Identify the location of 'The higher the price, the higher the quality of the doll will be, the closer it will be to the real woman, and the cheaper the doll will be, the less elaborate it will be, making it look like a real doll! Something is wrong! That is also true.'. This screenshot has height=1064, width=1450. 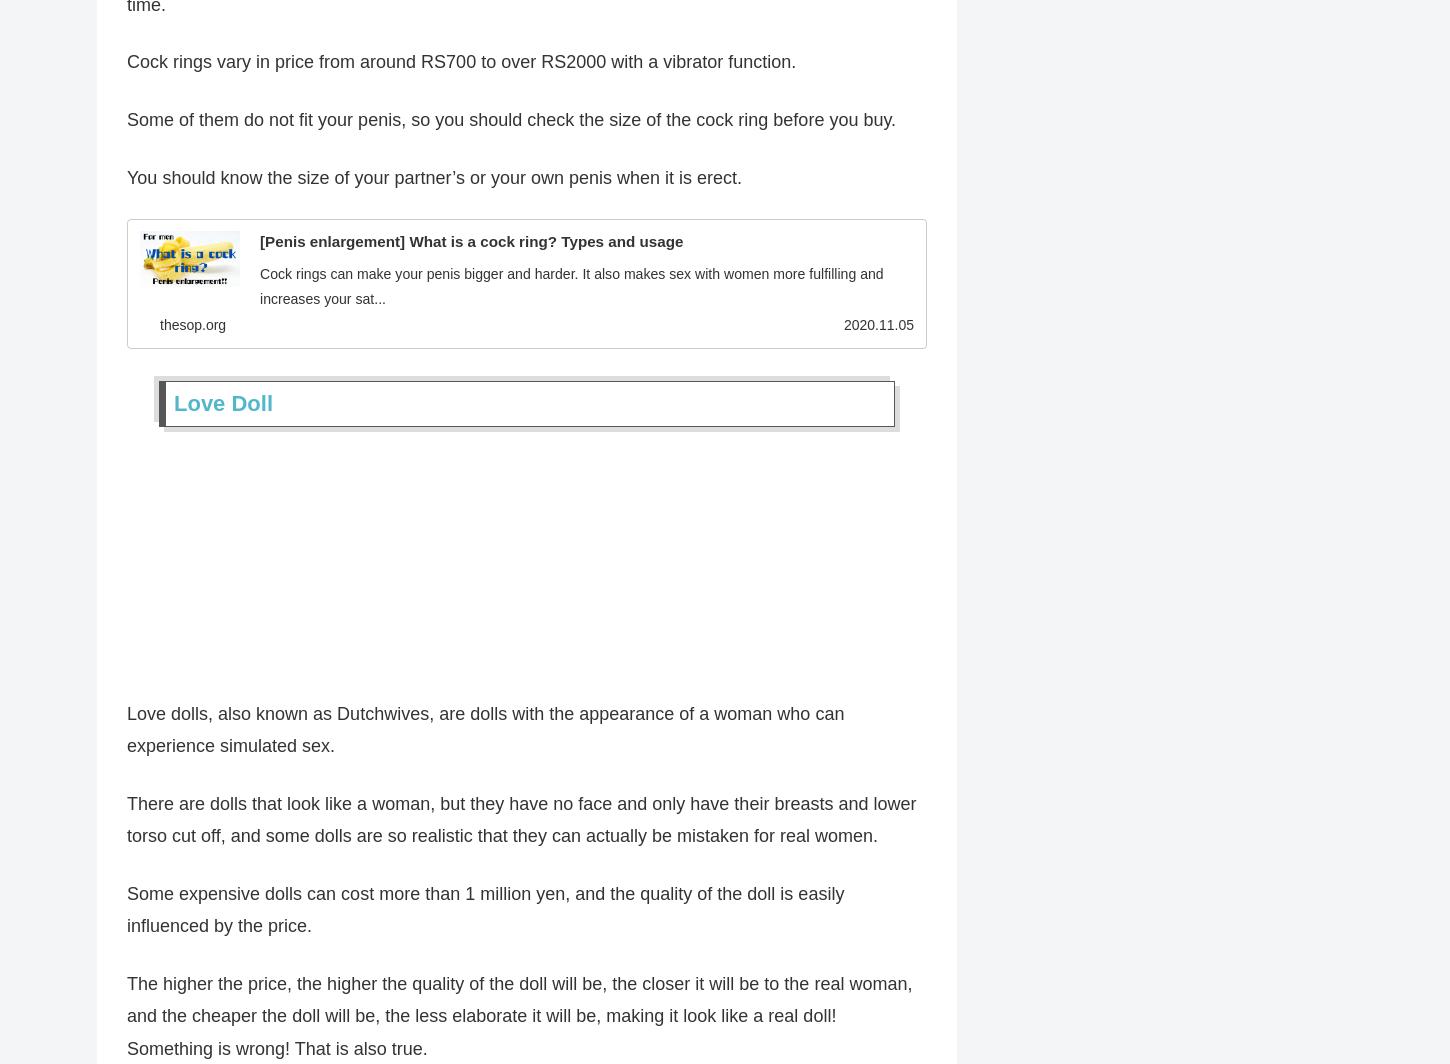
(519, 1020).